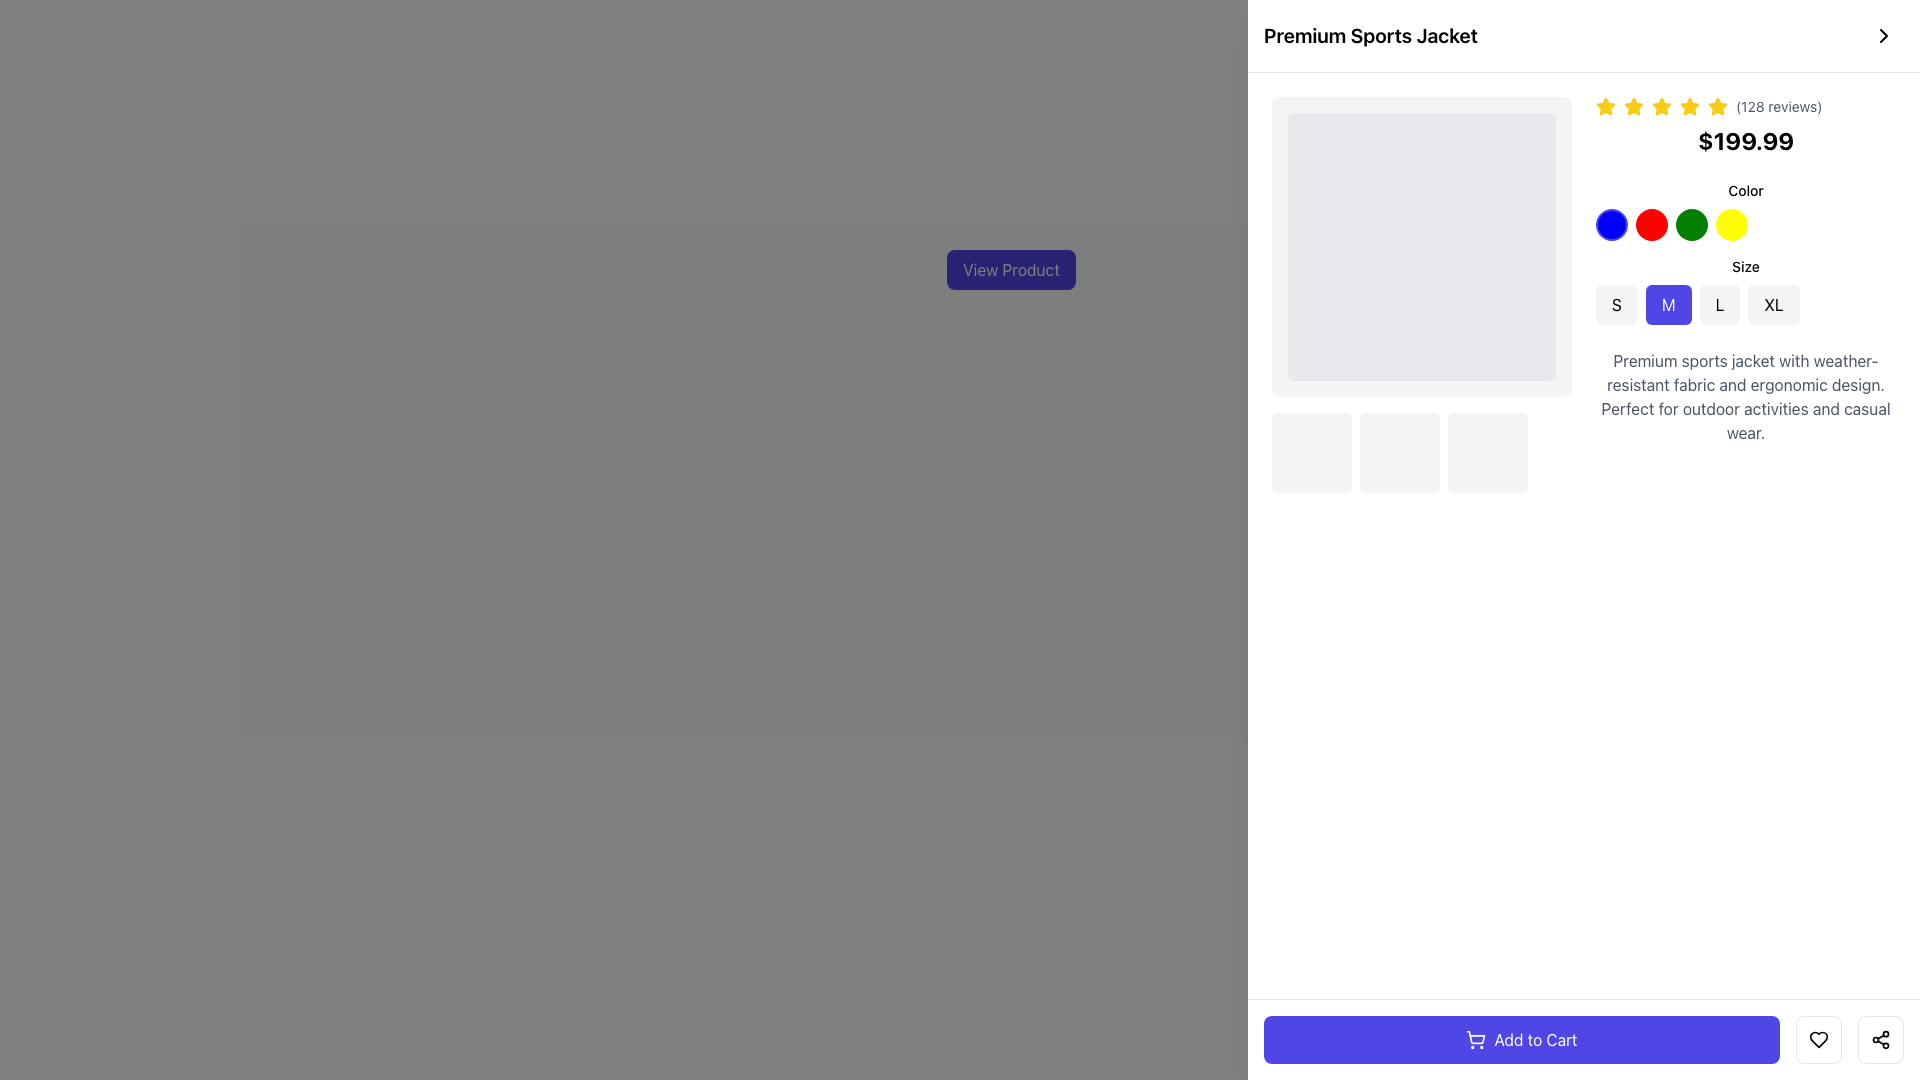  I want to click on the leftmost button labeled 'S', so click(1617, 304).